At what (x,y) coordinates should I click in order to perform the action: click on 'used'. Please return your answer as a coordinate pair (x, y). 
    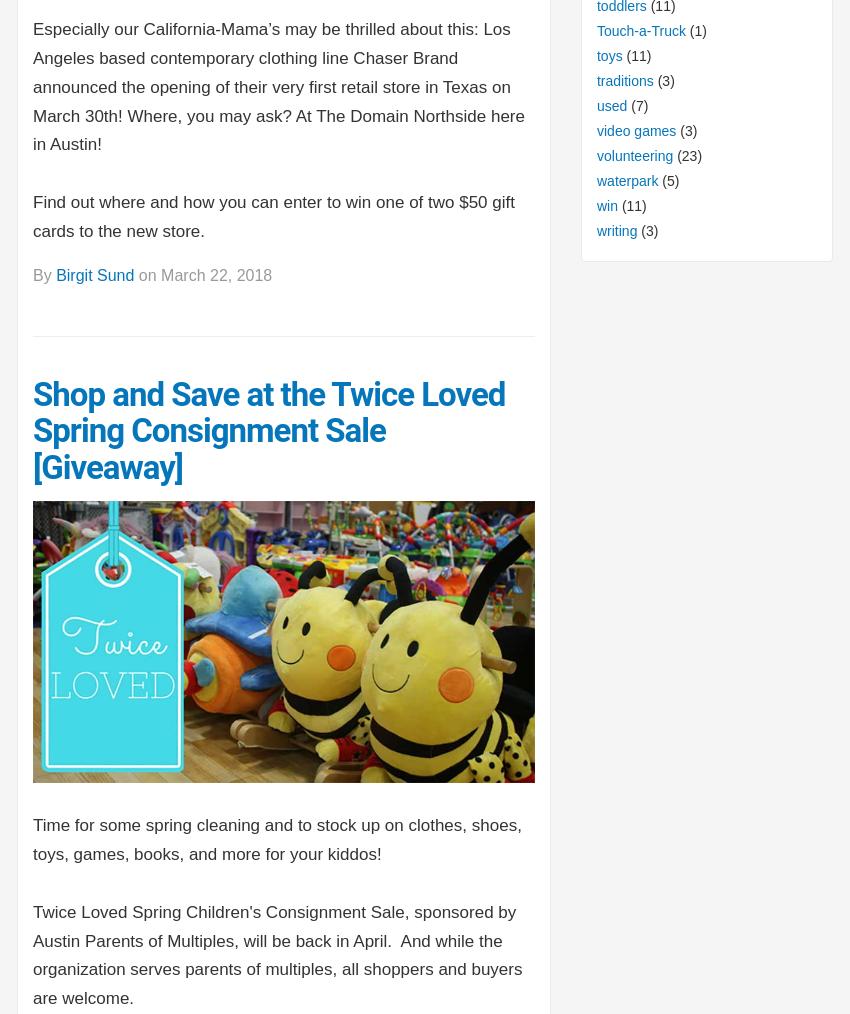
    Looking at the image, I should click on (610, 105).